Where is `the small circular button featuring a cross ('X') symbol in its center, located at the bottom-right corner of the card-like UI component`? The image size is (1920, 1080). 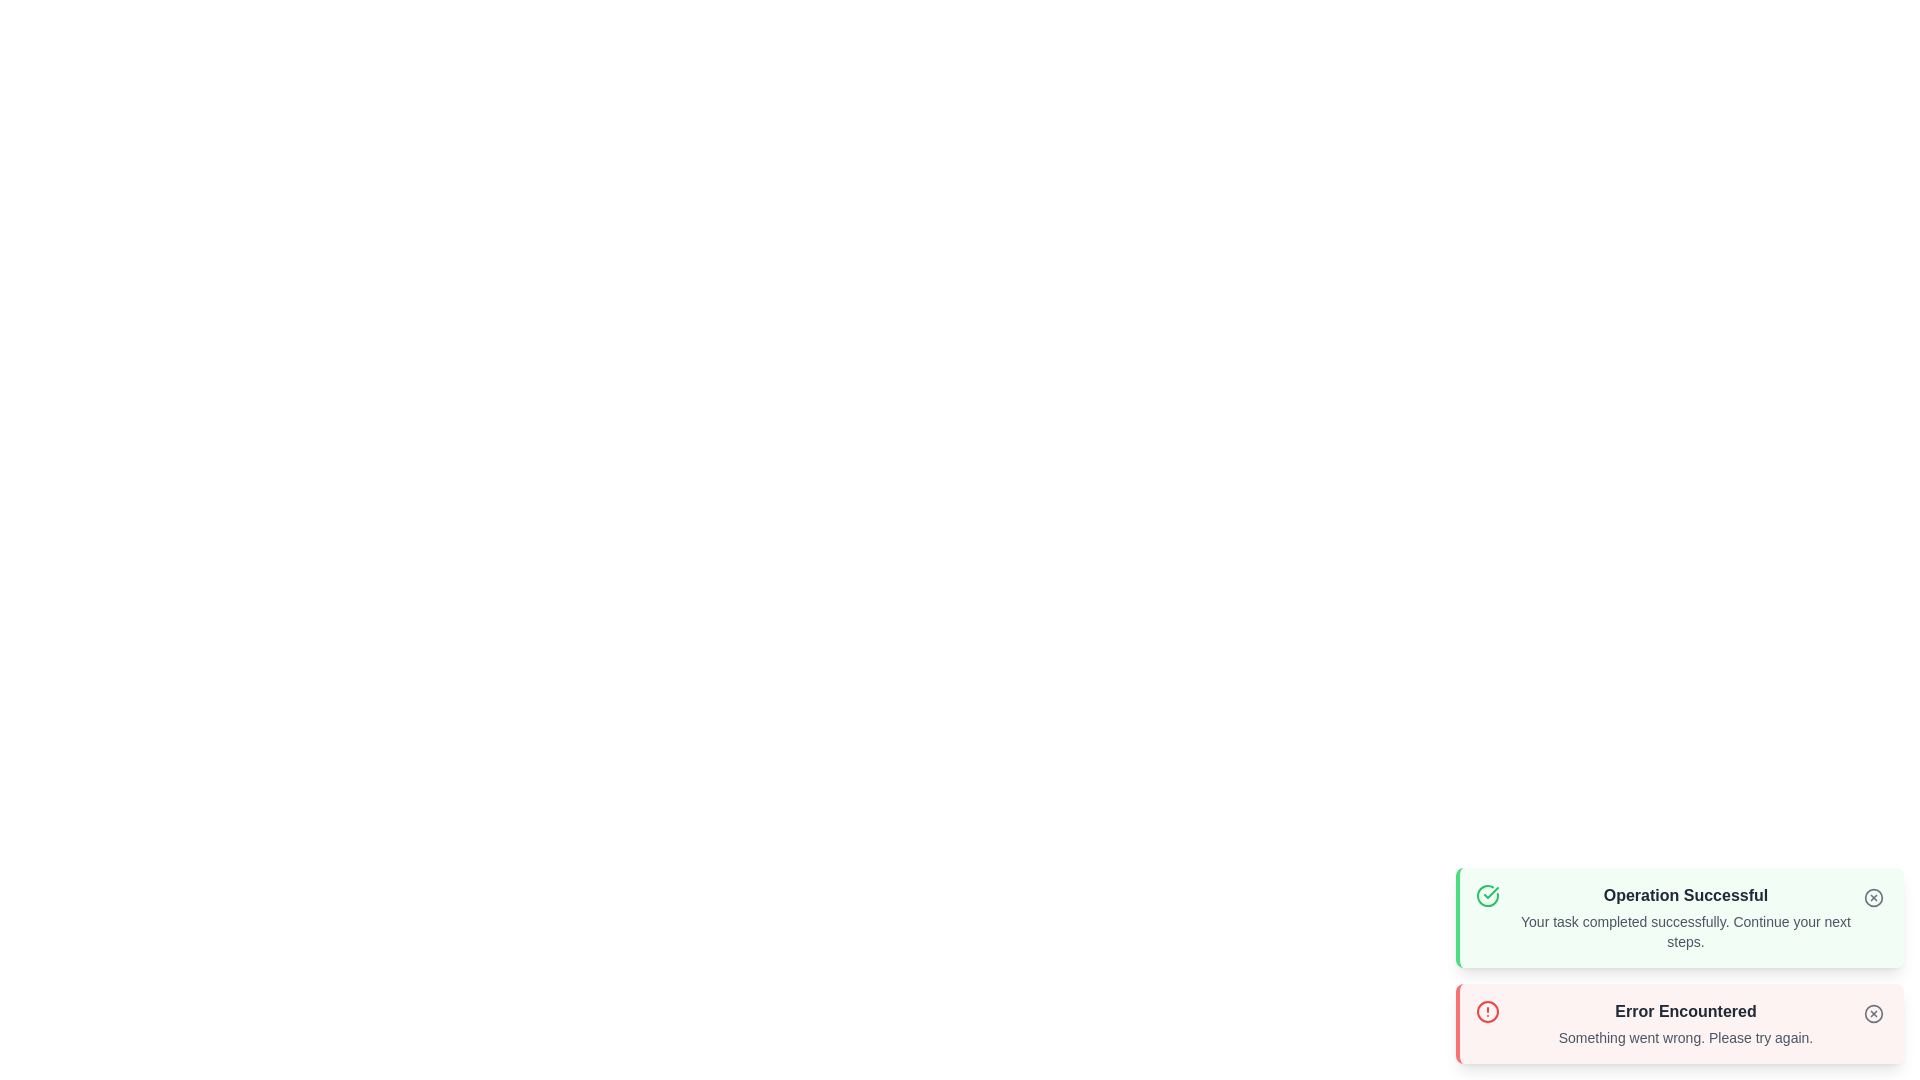
the small circular button featuring a cross ('X') symbol in its center, located at the bottom-right corner of the card-like UI component is located at coordinates (1872, 1014).